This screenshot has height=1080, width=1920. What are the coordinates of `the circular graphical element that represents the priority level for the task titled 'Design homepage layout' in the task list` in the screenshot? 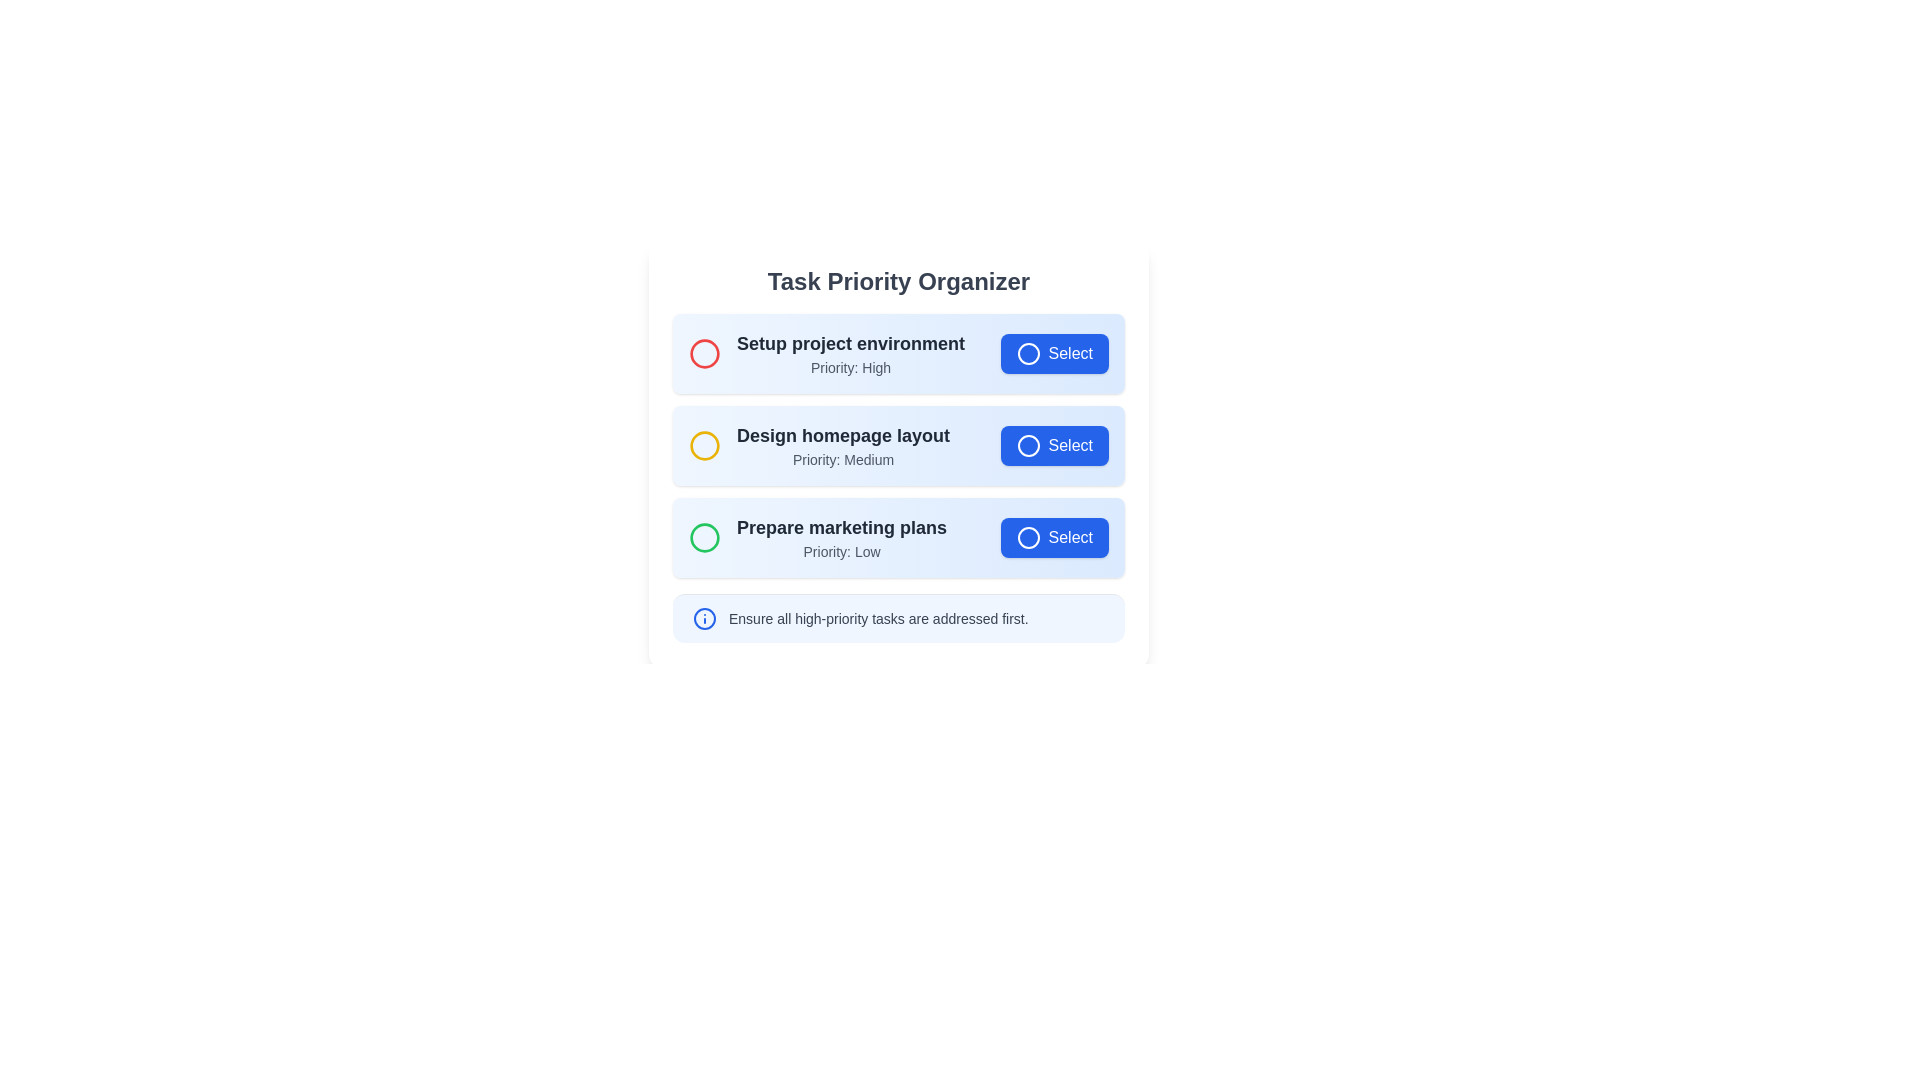 It's located at (705, 445).